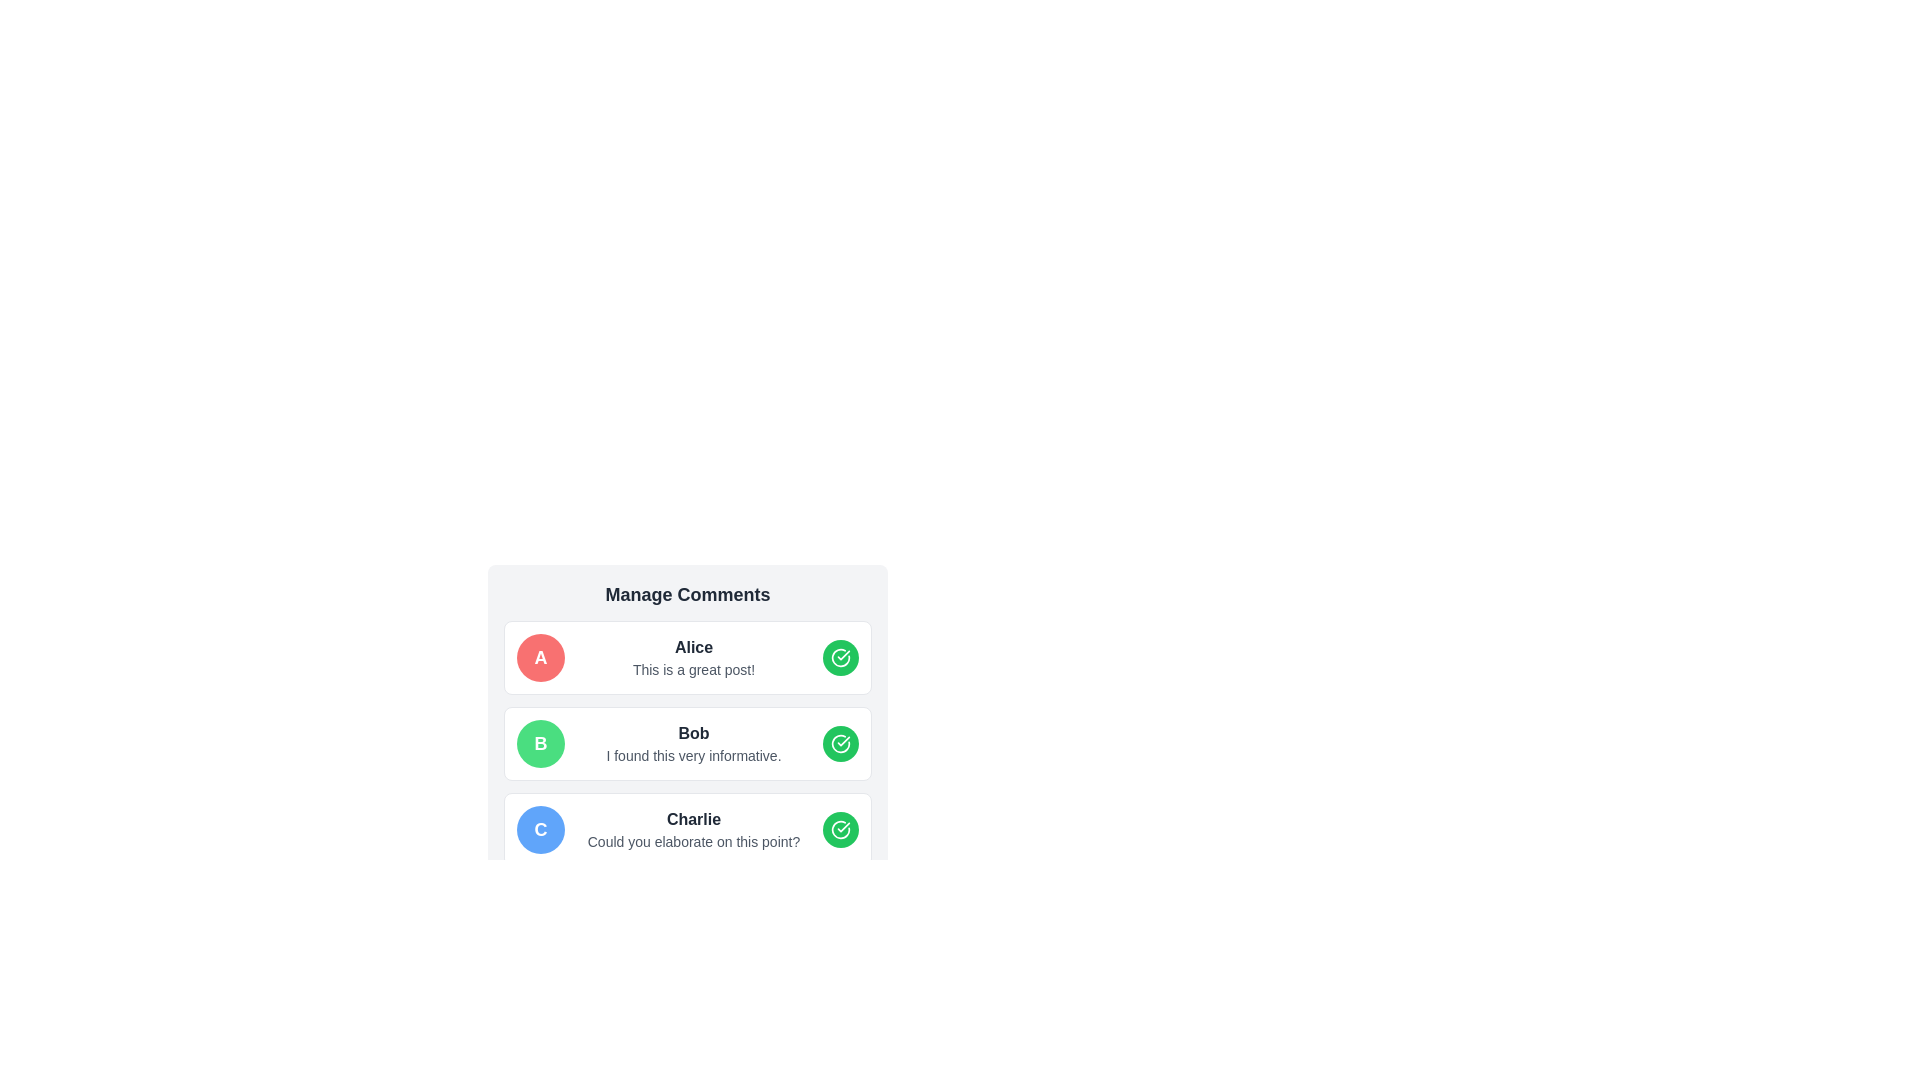 The width and height of the screenshot is (1920, 1080). I want to click on the text label that denotes the name of a user, positioned at the bottom of the vertically stacked list, beneath another content block, so click(694, 820).